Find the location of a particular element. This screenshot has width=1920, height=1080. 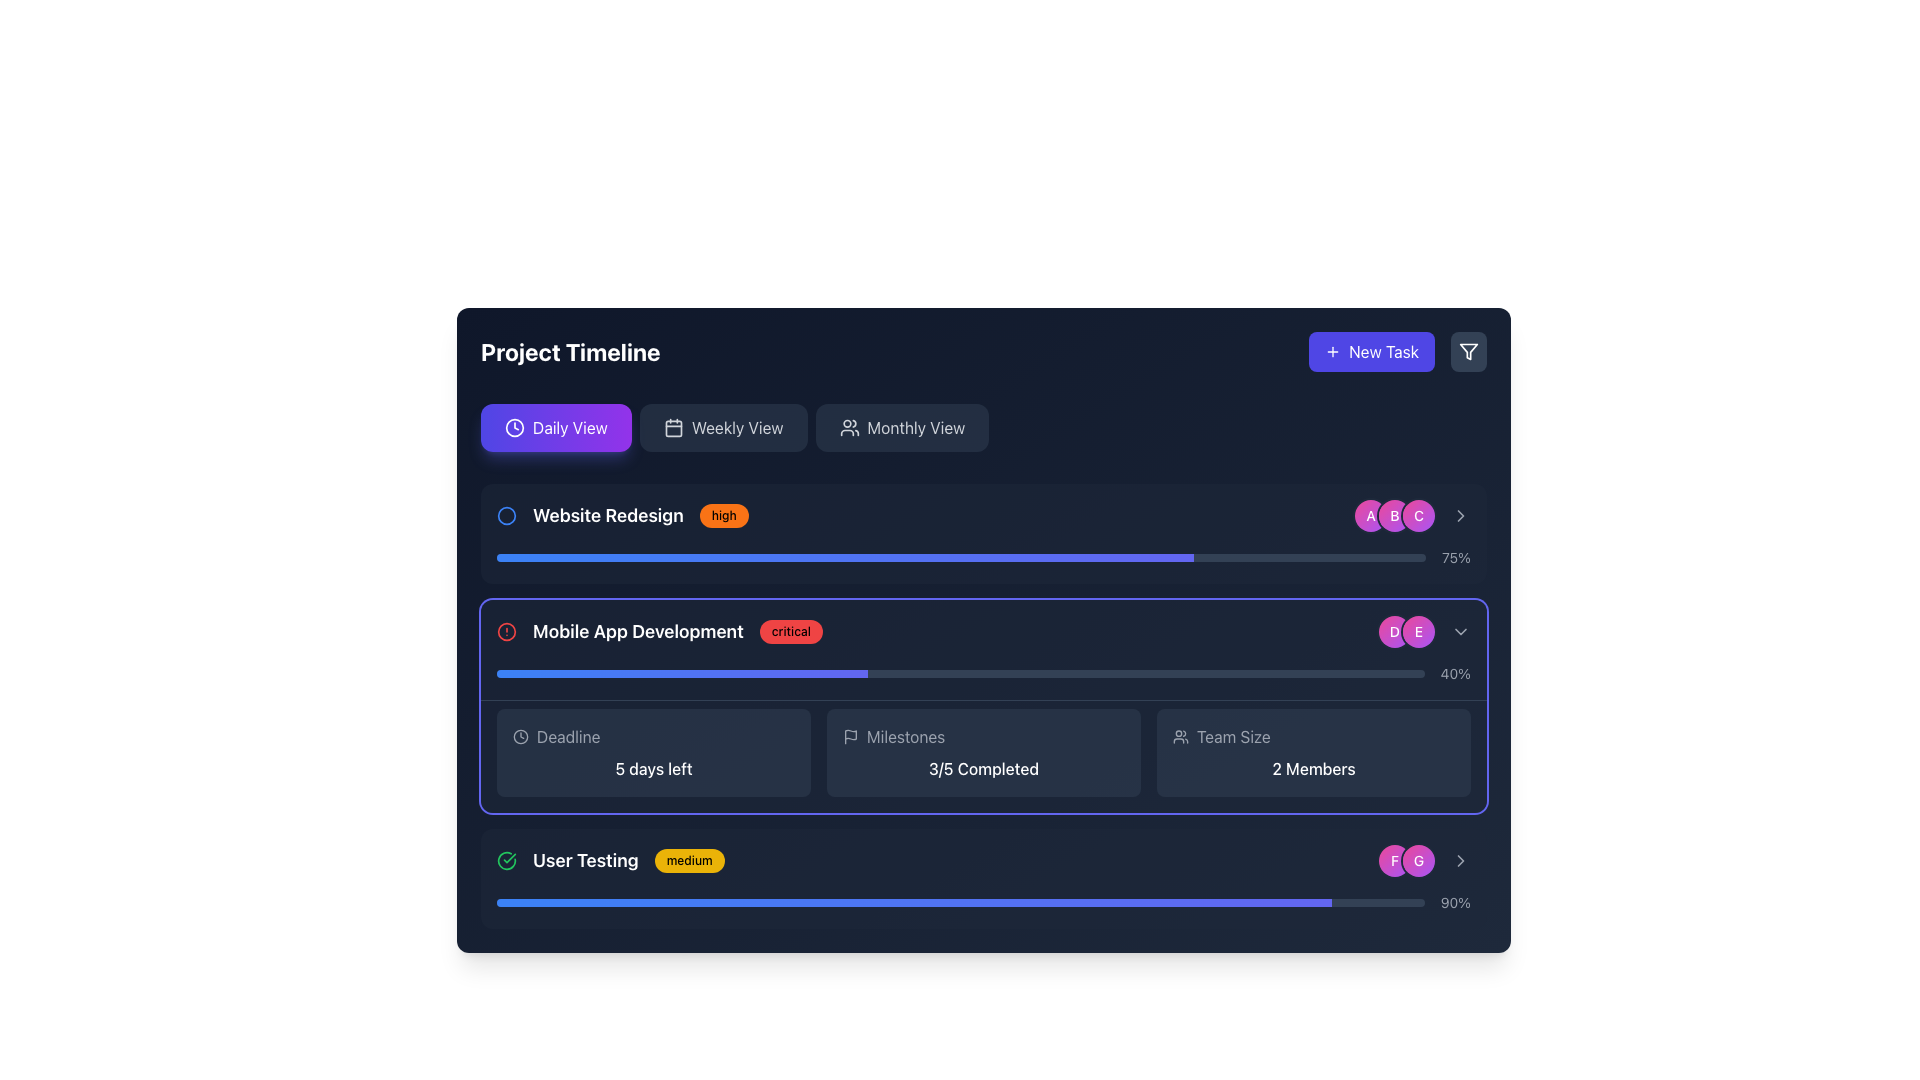

the text label that indicates progress, stating that 3 out of 5 milestones have been completed, located in the 'Milestones' sub-panel of the 'Mobile App Development' section is located at coordinates (983, 767).